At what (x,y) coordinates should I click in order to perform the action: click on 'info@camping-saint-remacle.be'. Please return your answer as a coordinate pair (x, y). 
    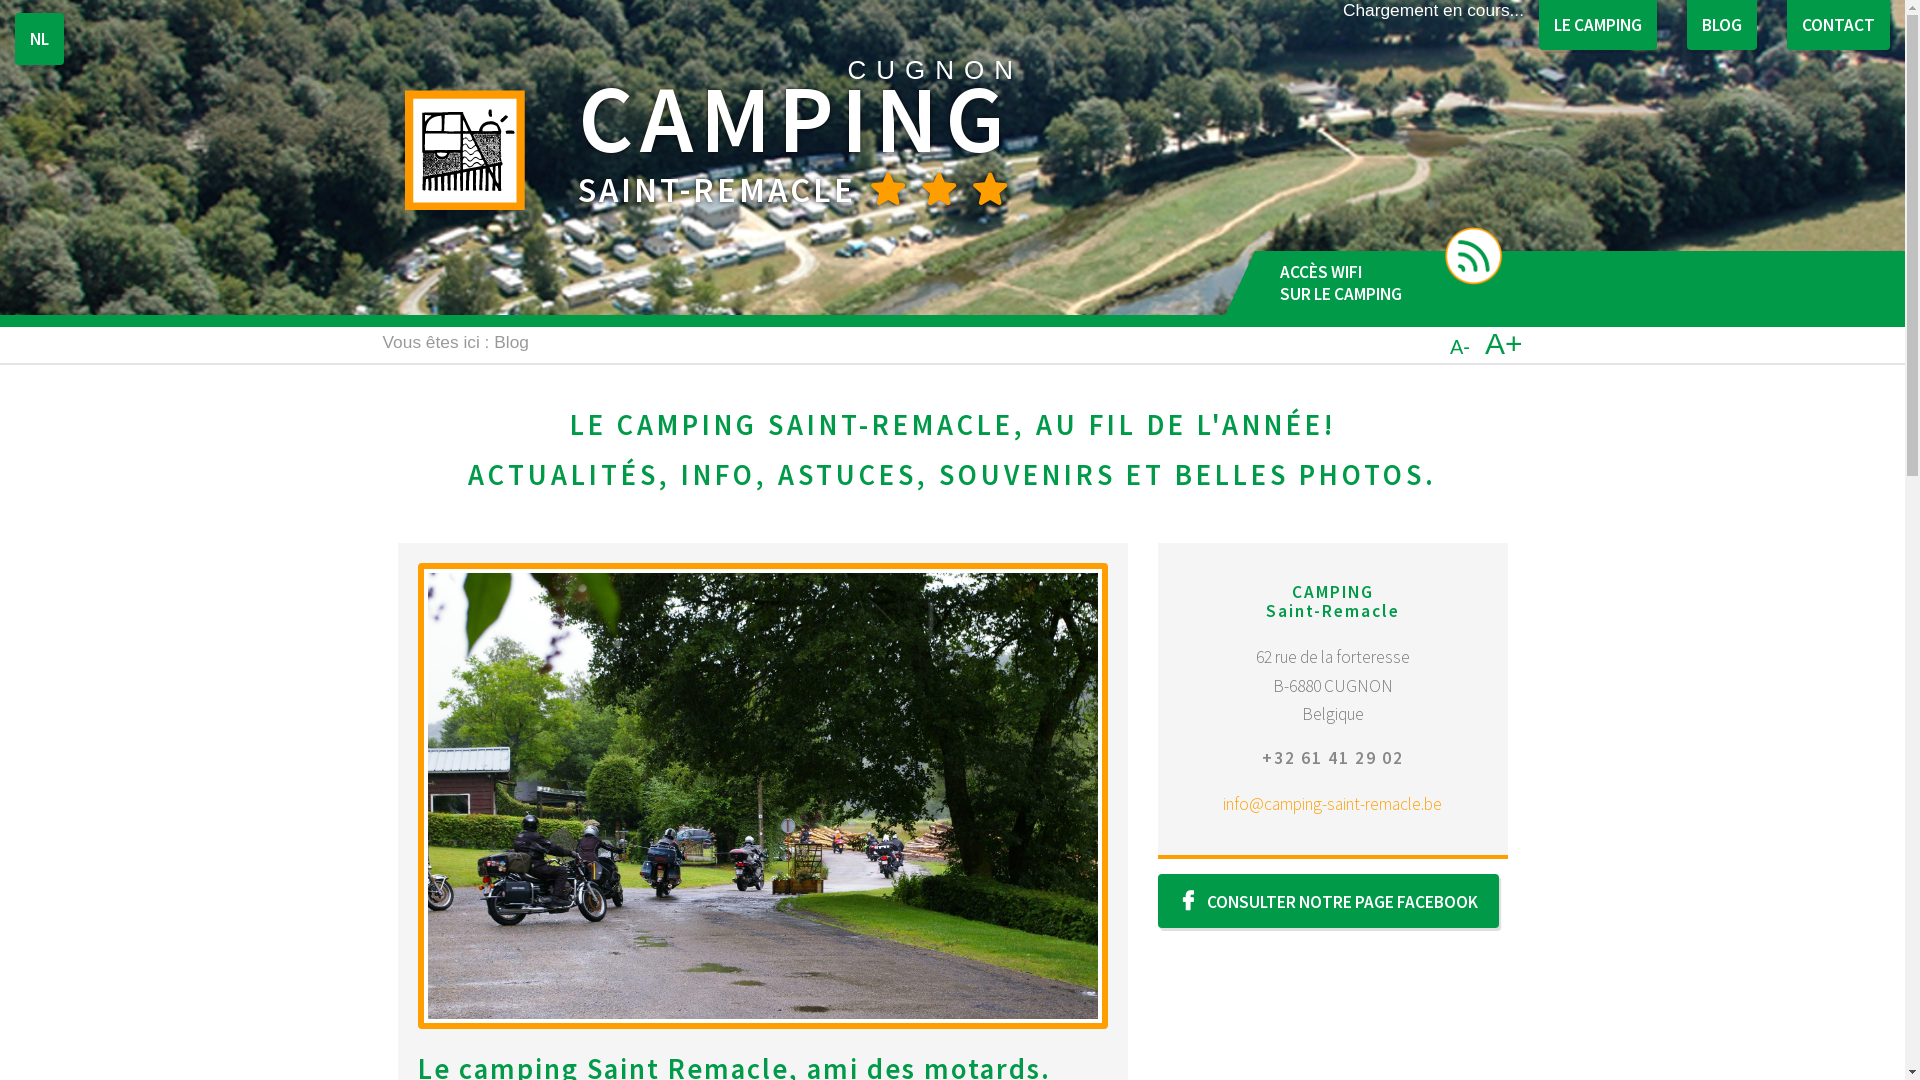
    Looking at the image, I should click on (1332, 802).